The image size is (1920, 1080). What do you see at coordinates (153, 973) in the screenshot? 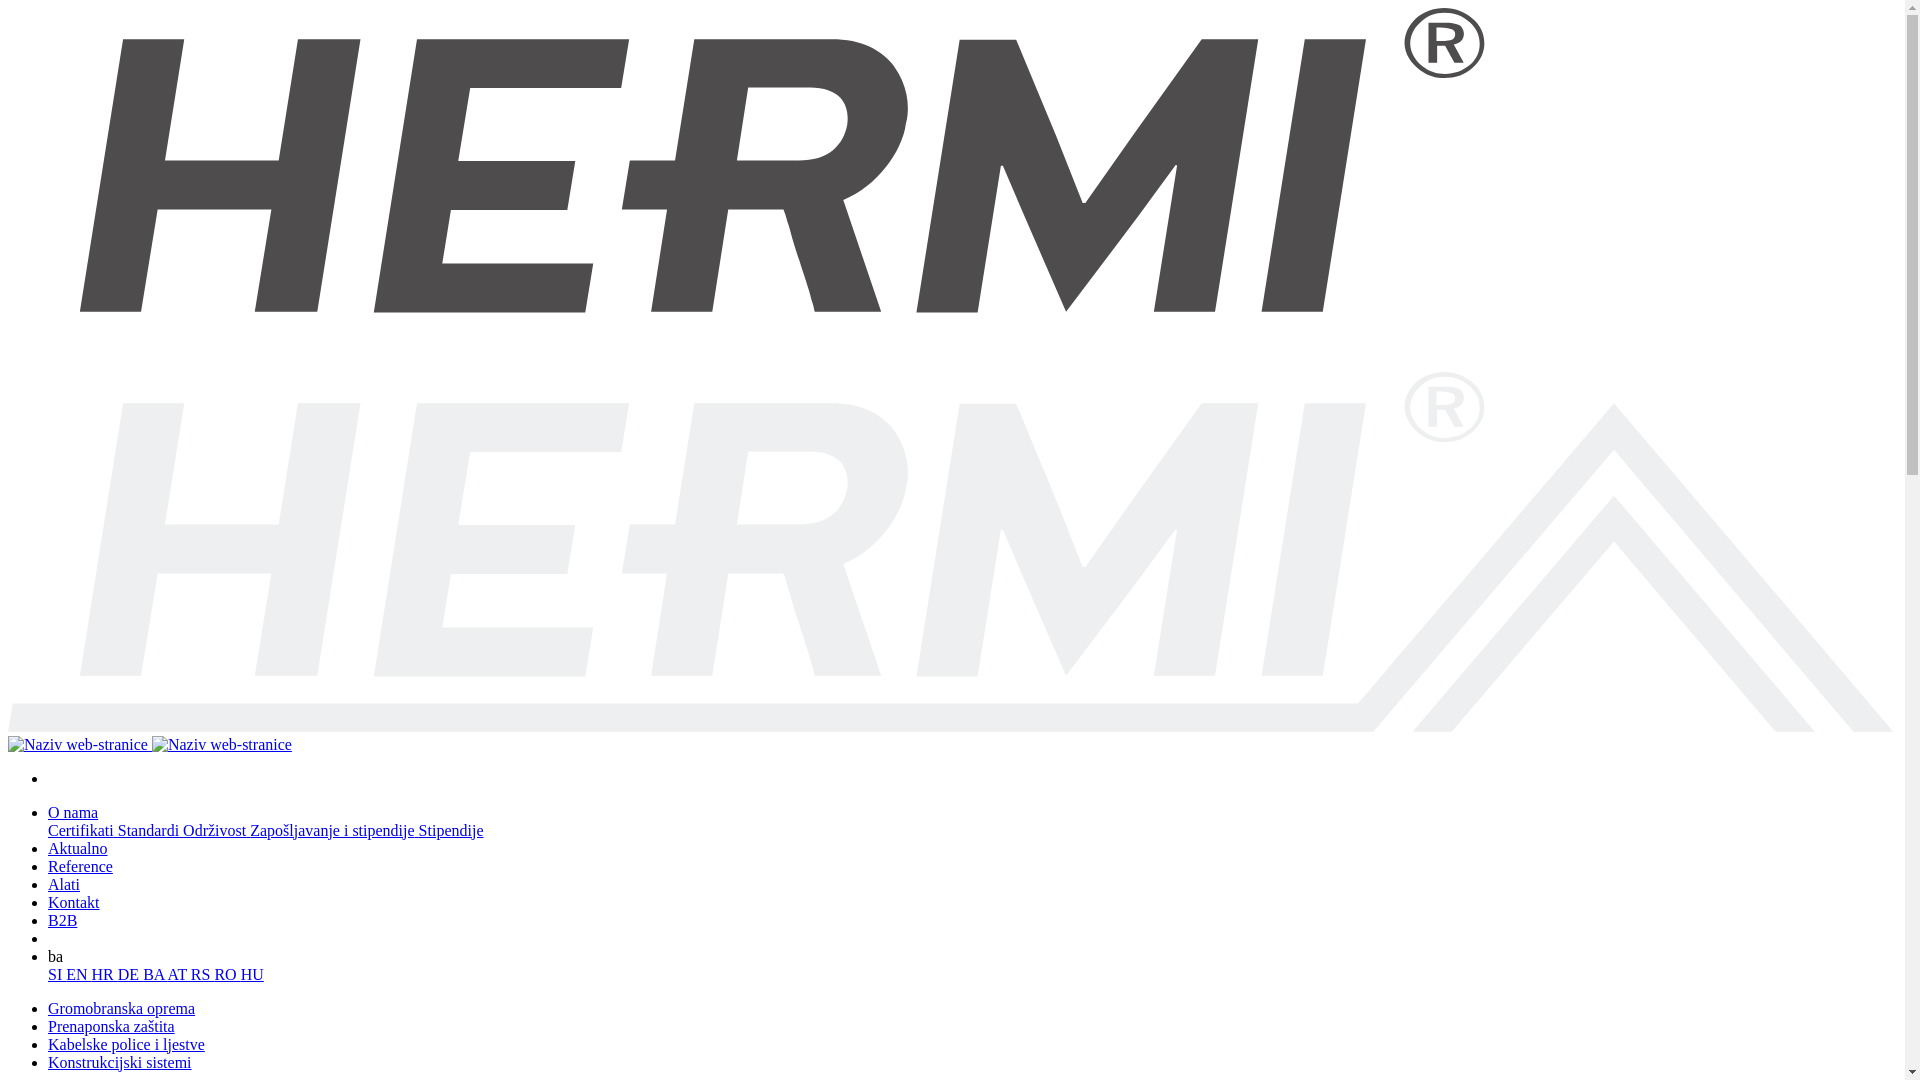
I see `'BA'` at bounding box center [153, 973].